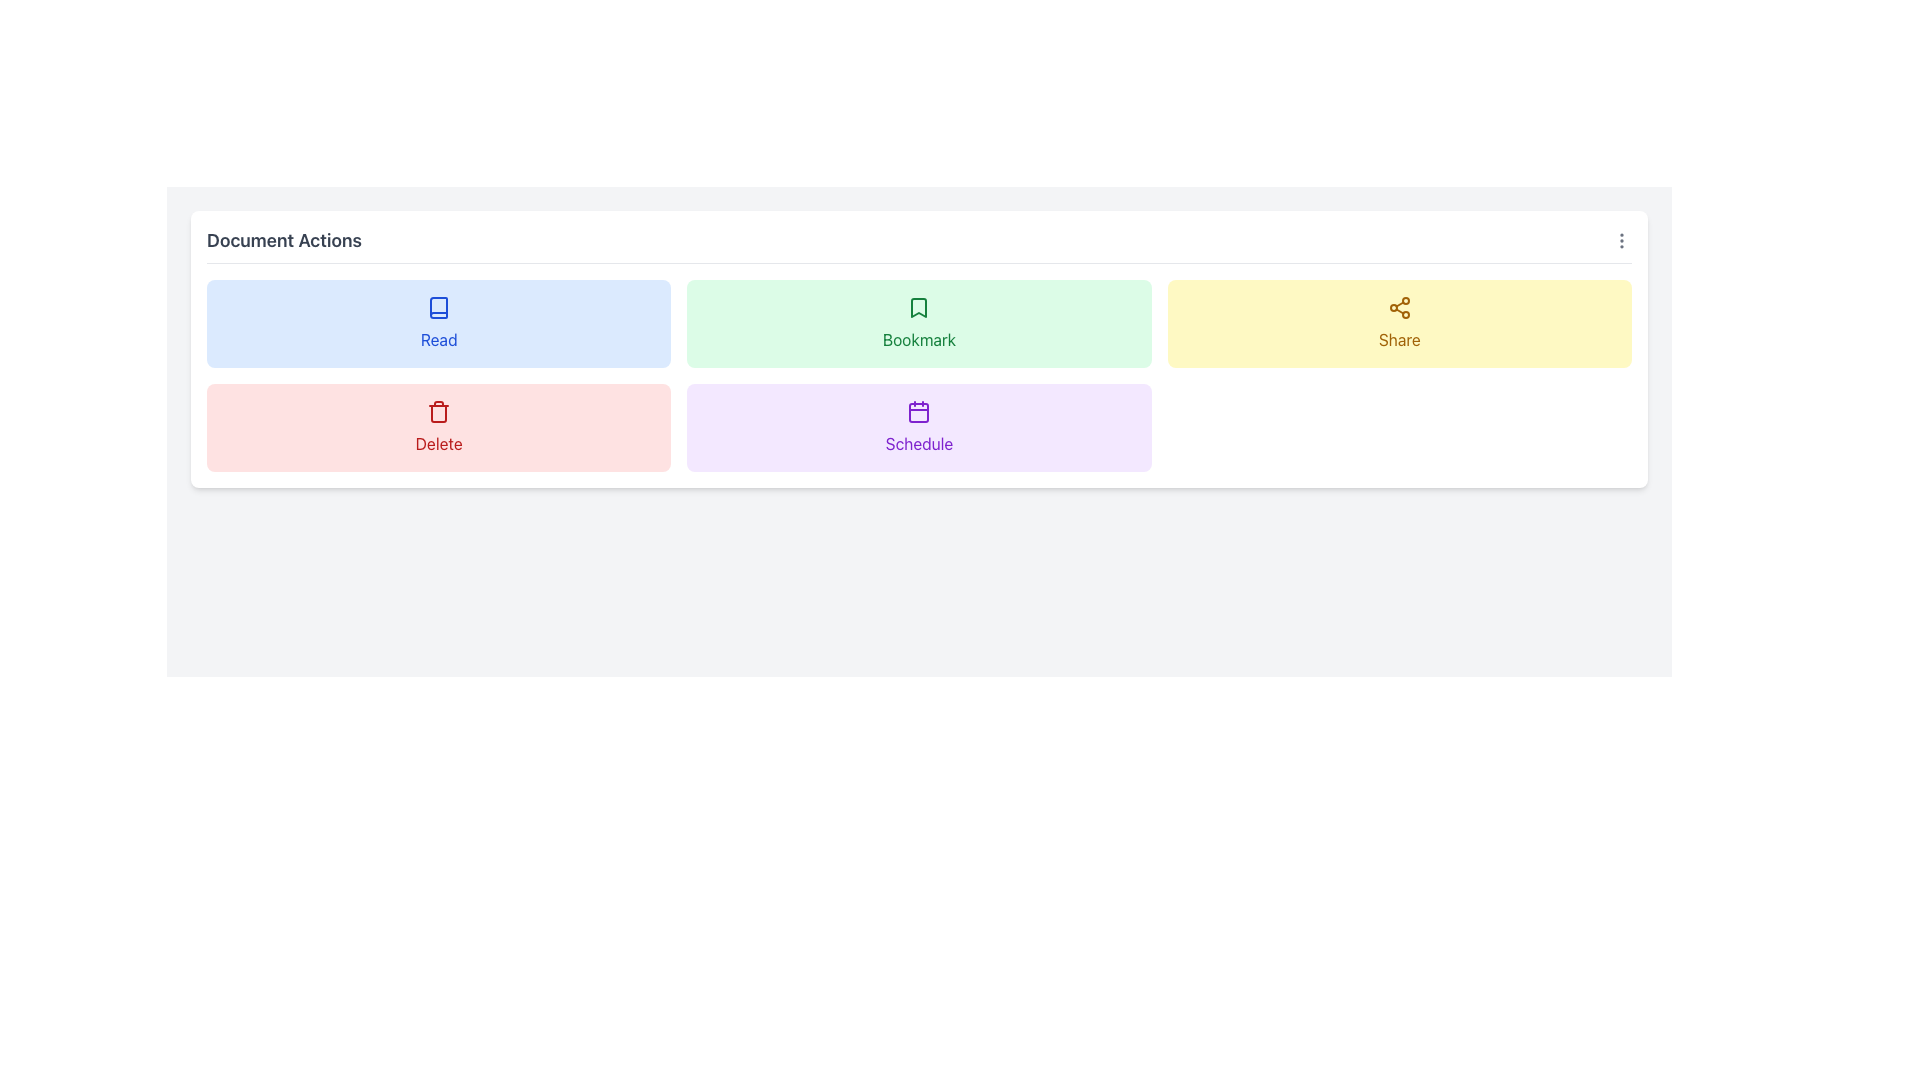 This screenshot has height=1080, width=1920. What do you see at coordinates (918, 427) in the screenshot?
I see `the 'Schedule' button, which is a light purple rectangular button with rounded corners, containing a calendar icon and located in the center column of the second row in the grid layout` at bounding box center [918, 427].